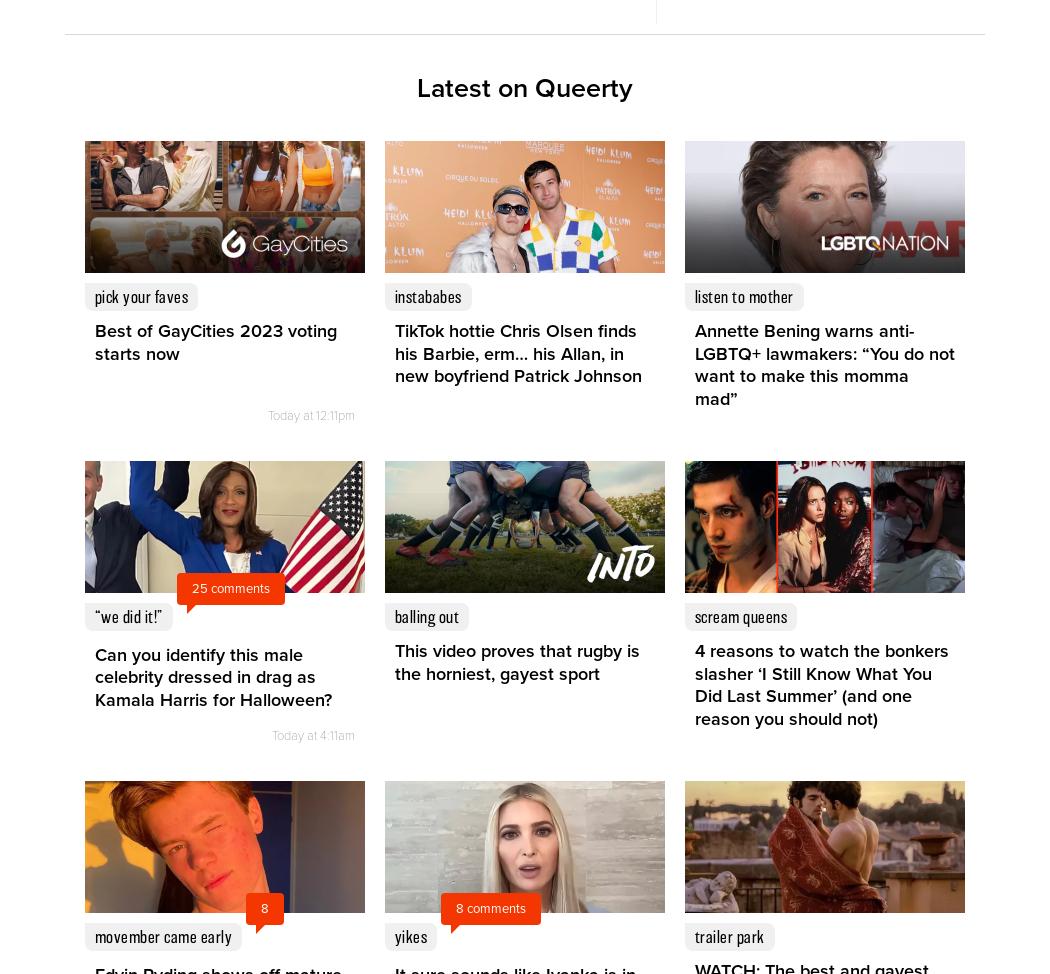  What do you see at coordinates (694, 614) in the screenshot?
I see `'scream queens'` at bounding box center [694, 614].